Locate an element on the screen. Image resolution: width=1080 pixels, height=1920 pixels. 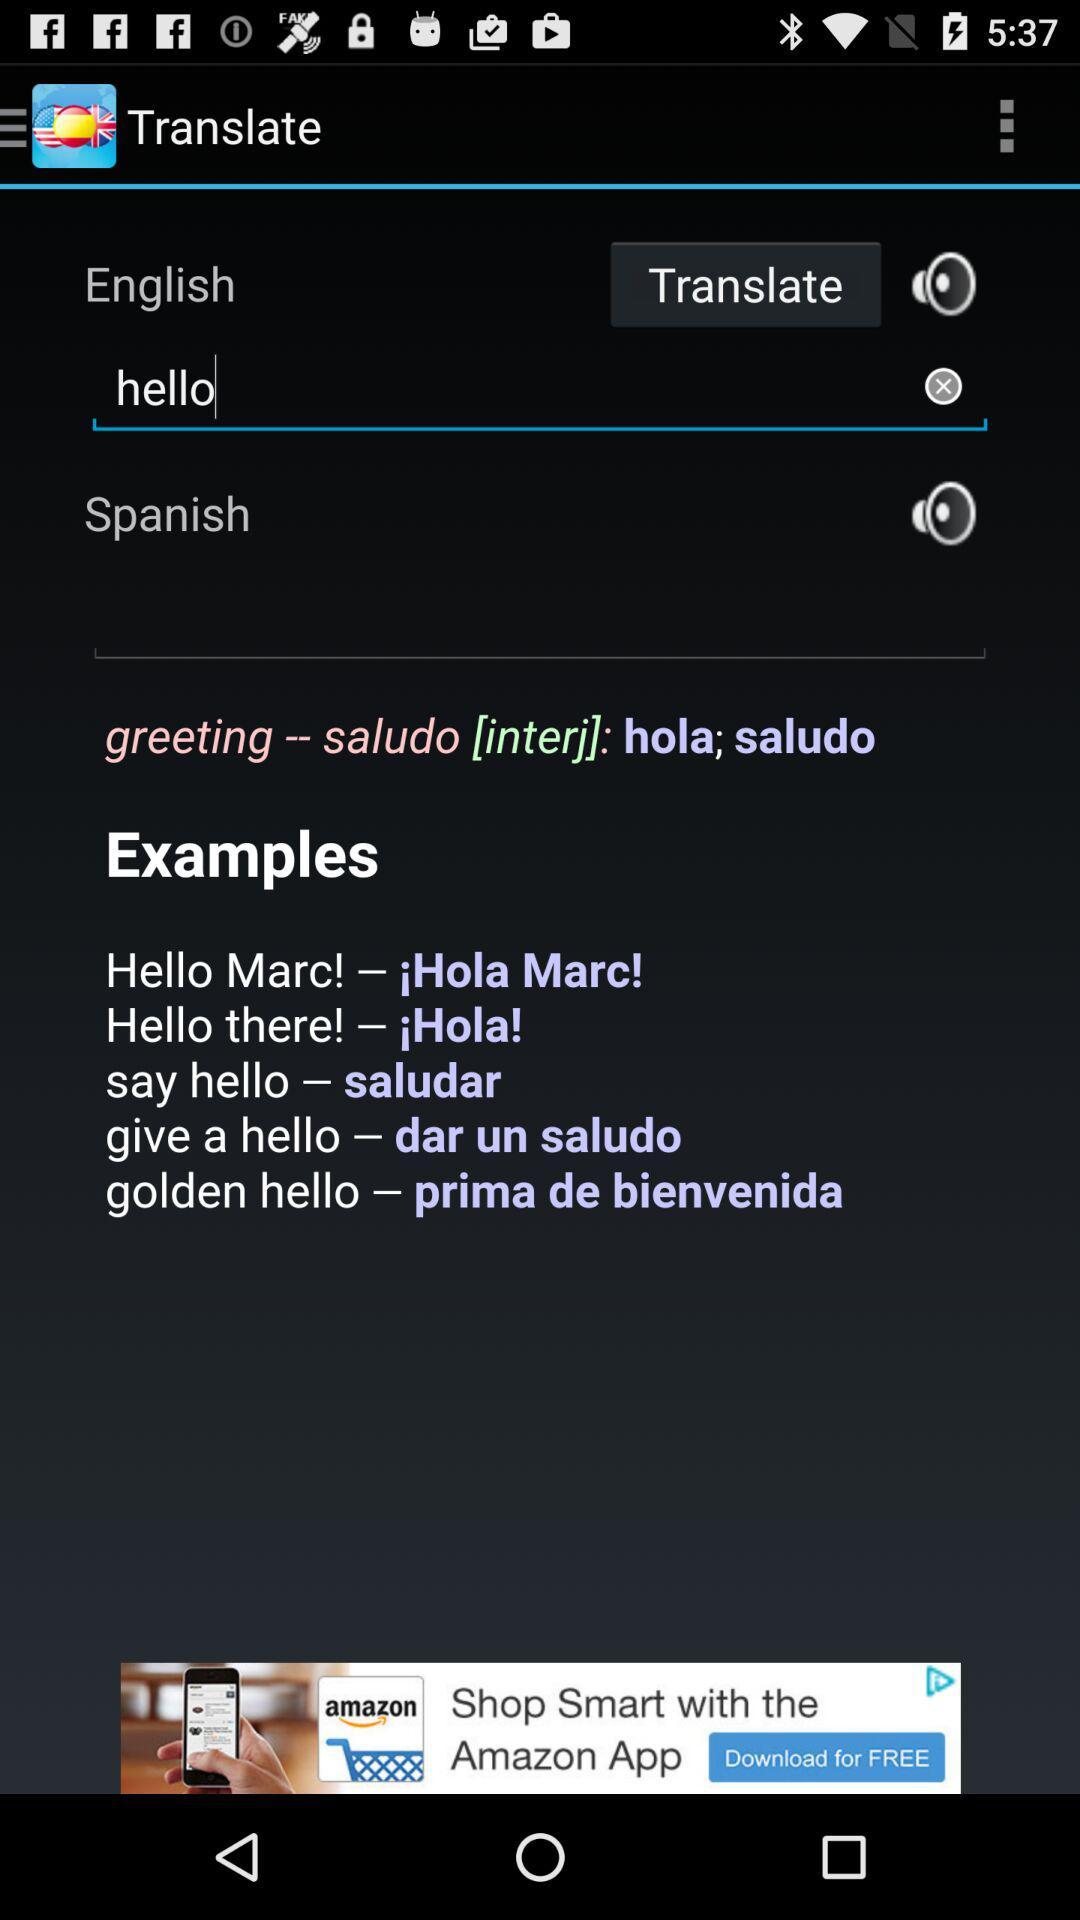
listen to translated audio is located at coordinates (943, 513).